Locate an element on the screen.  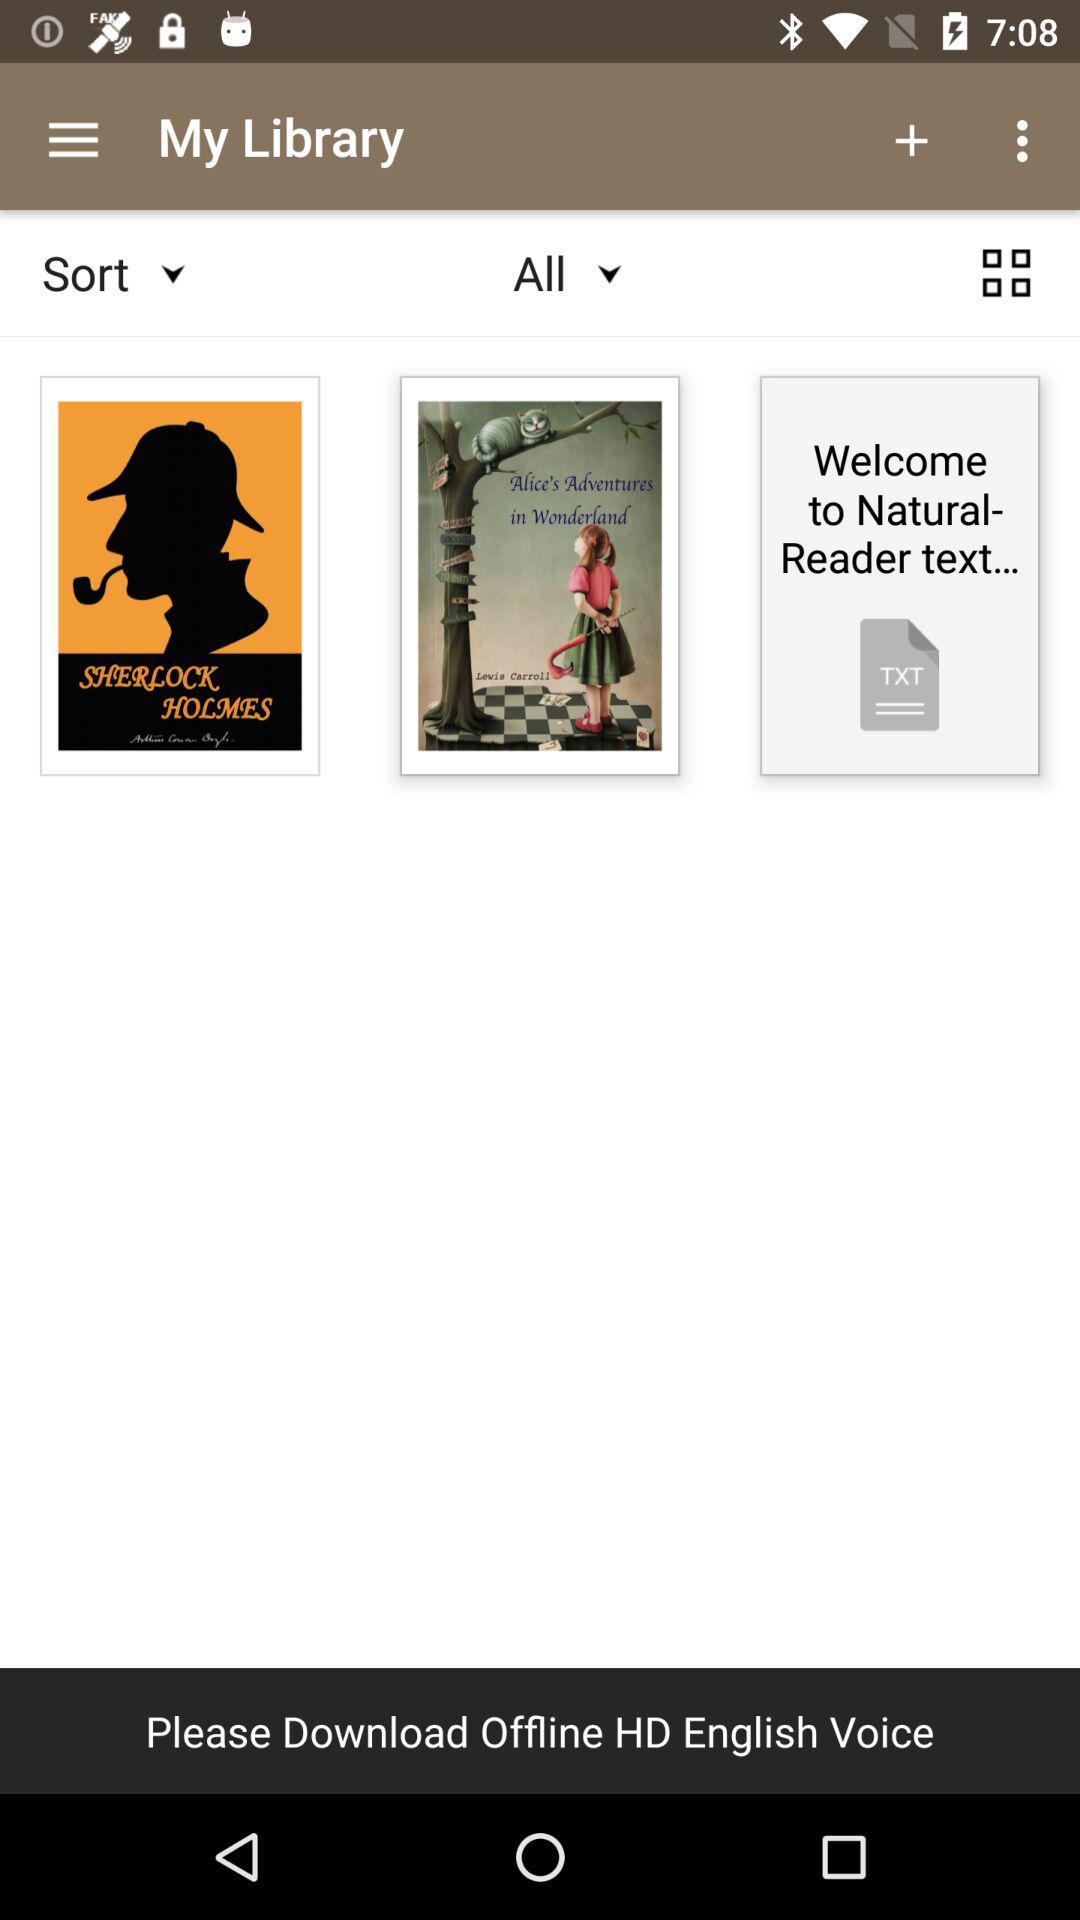
the date_range icon is located at coordinates (1006, 291).